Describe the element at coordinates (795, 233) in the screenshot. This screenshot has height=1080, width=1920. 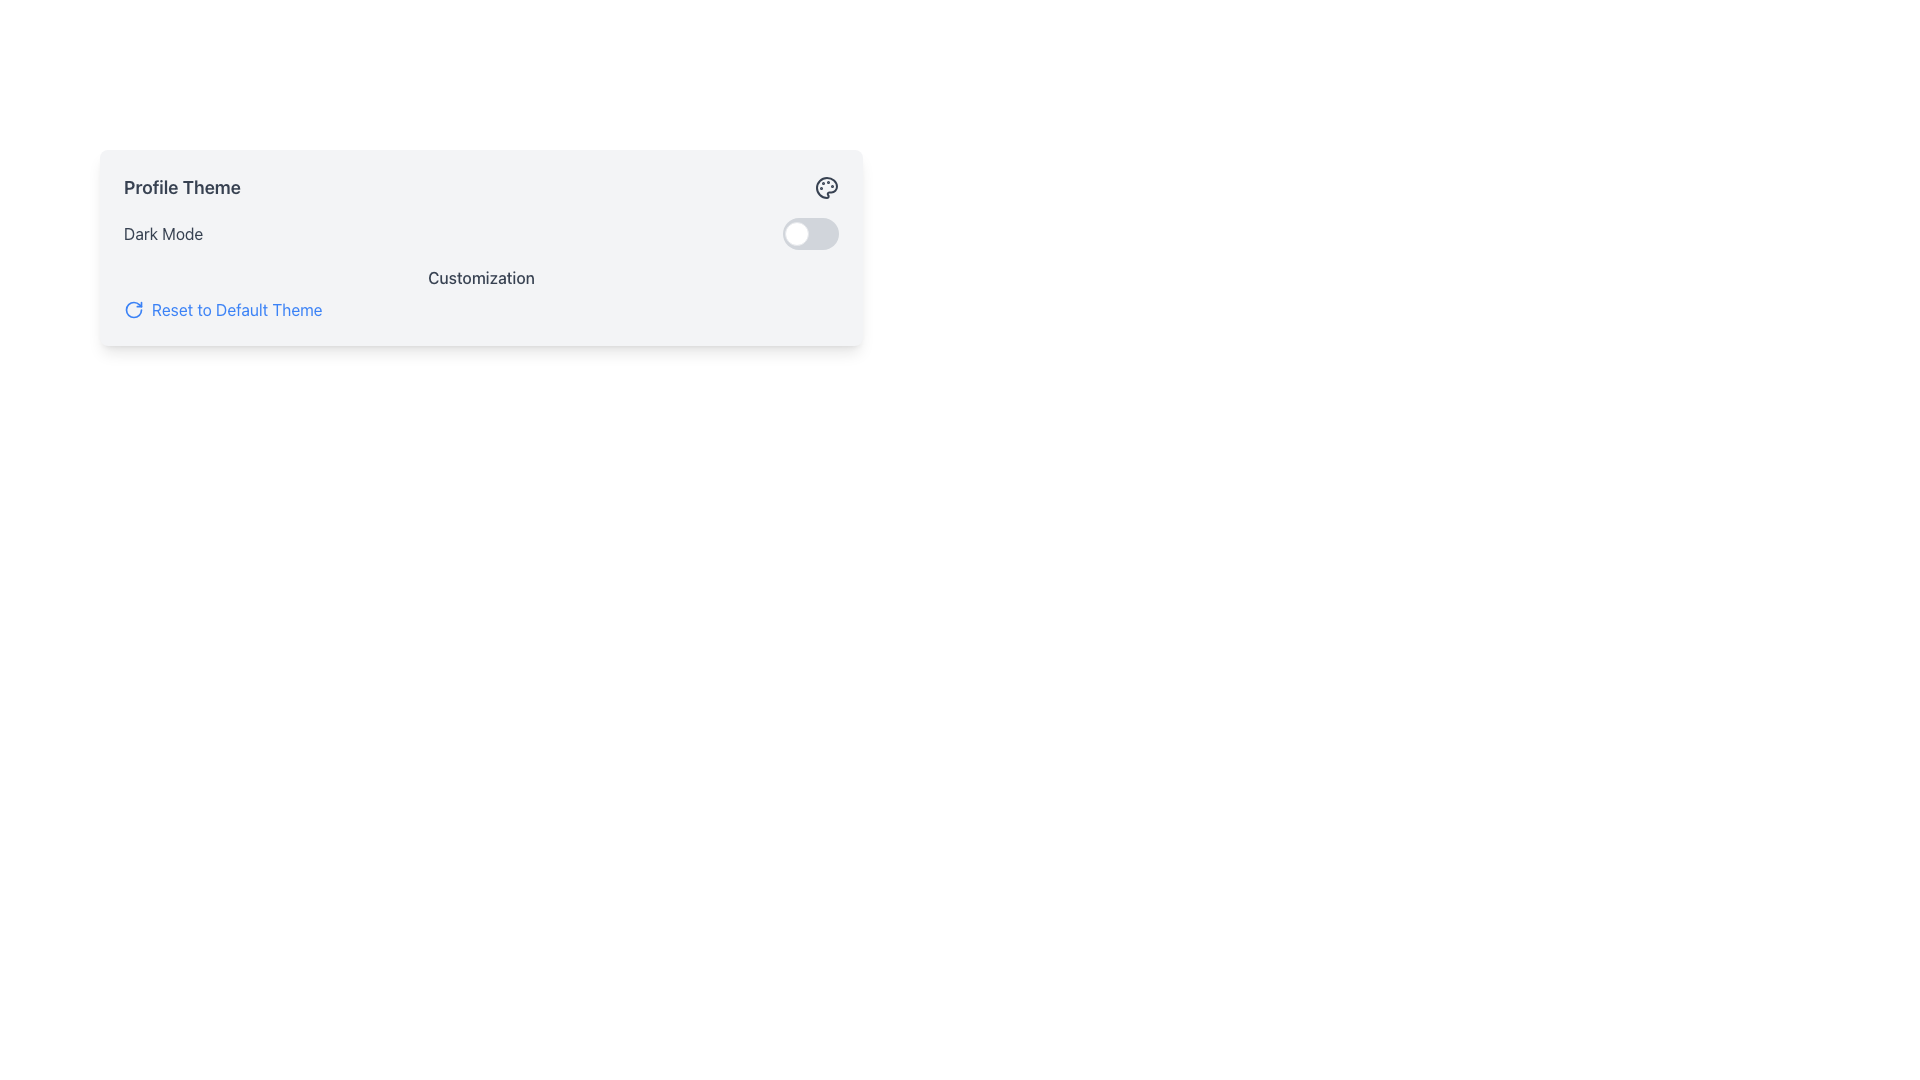
I see `the circular switch knob of the Dark Mode toggle switch from its current position` at that location.